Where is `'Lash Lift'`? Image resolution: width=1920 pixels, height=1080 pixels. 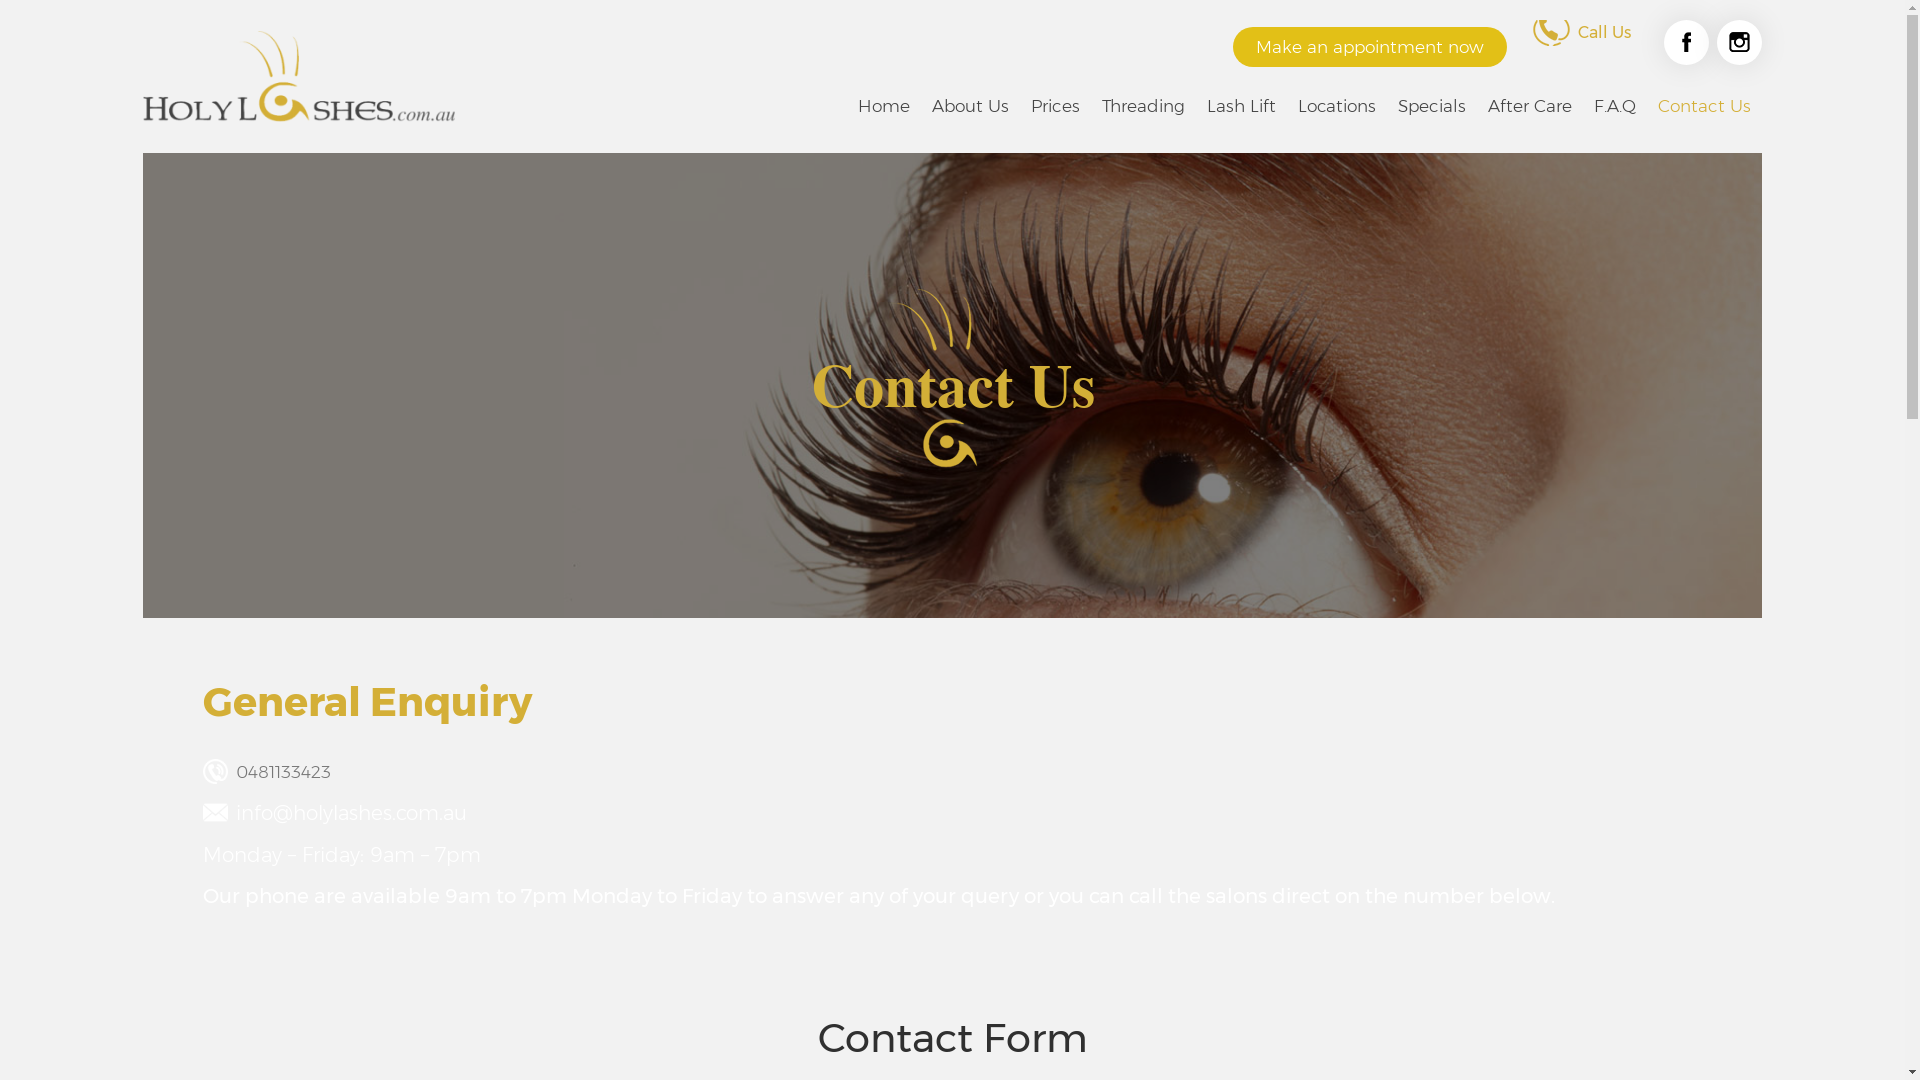 'Lash Lift' is located at coordinates (1195, 105).